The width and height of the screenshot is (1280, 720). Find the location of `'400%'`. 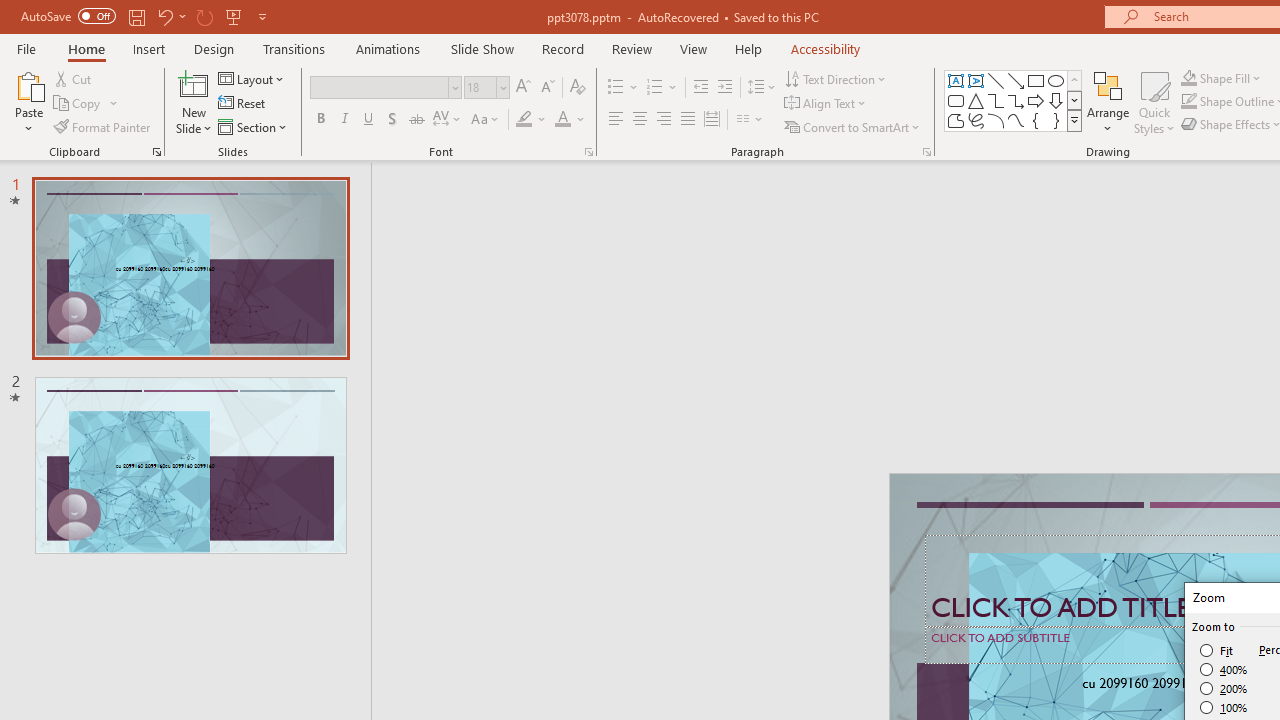

'400%' is located at coordinates (1223, 669).